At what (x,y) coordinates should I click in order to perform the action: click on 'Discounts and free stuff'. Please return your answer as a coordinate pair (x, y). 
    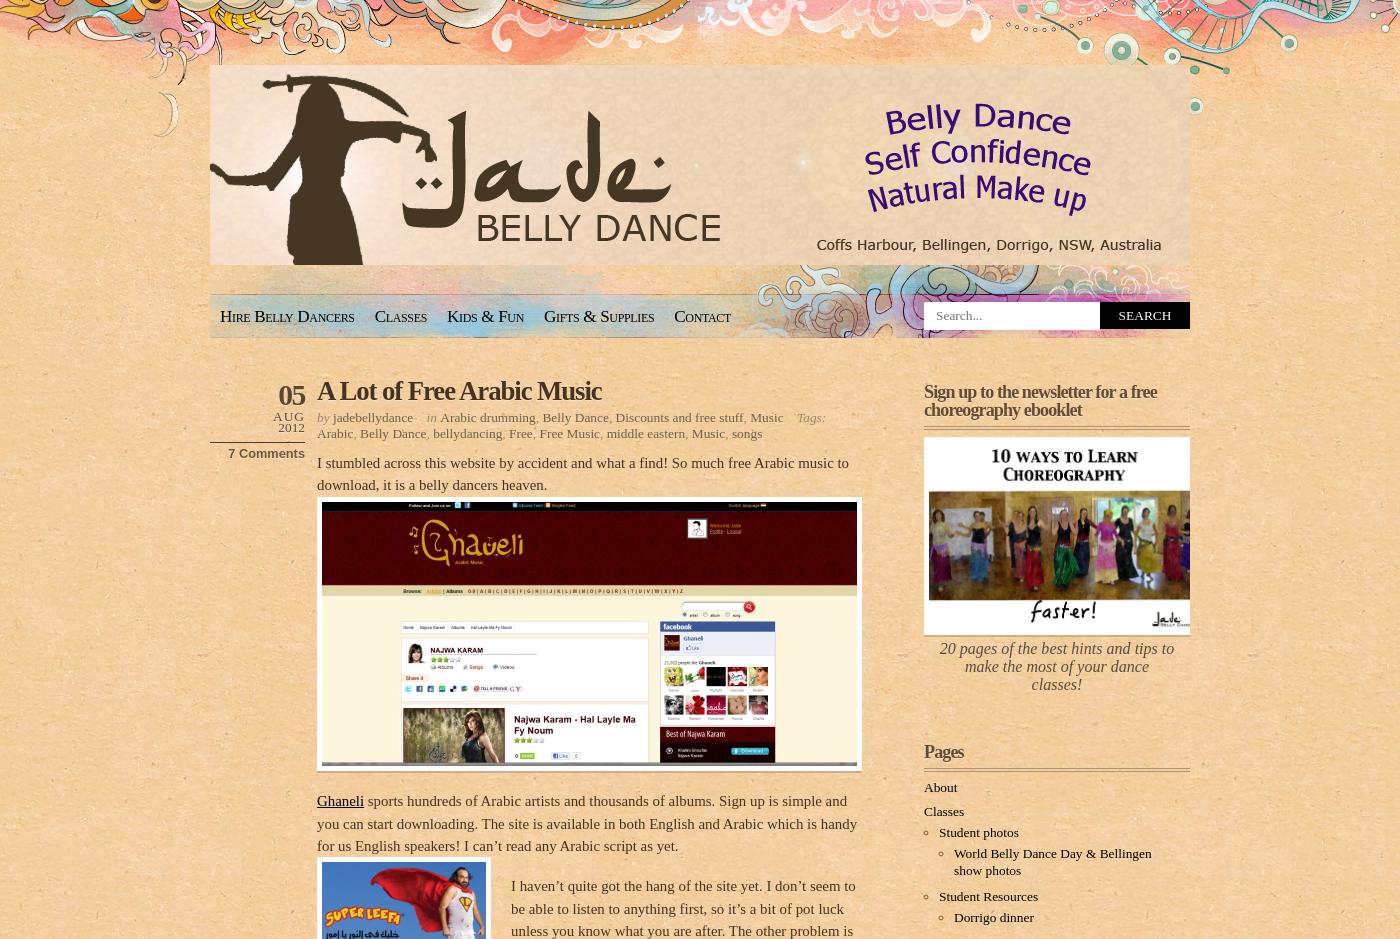
    Looking at the image, I should click on (679, 415).